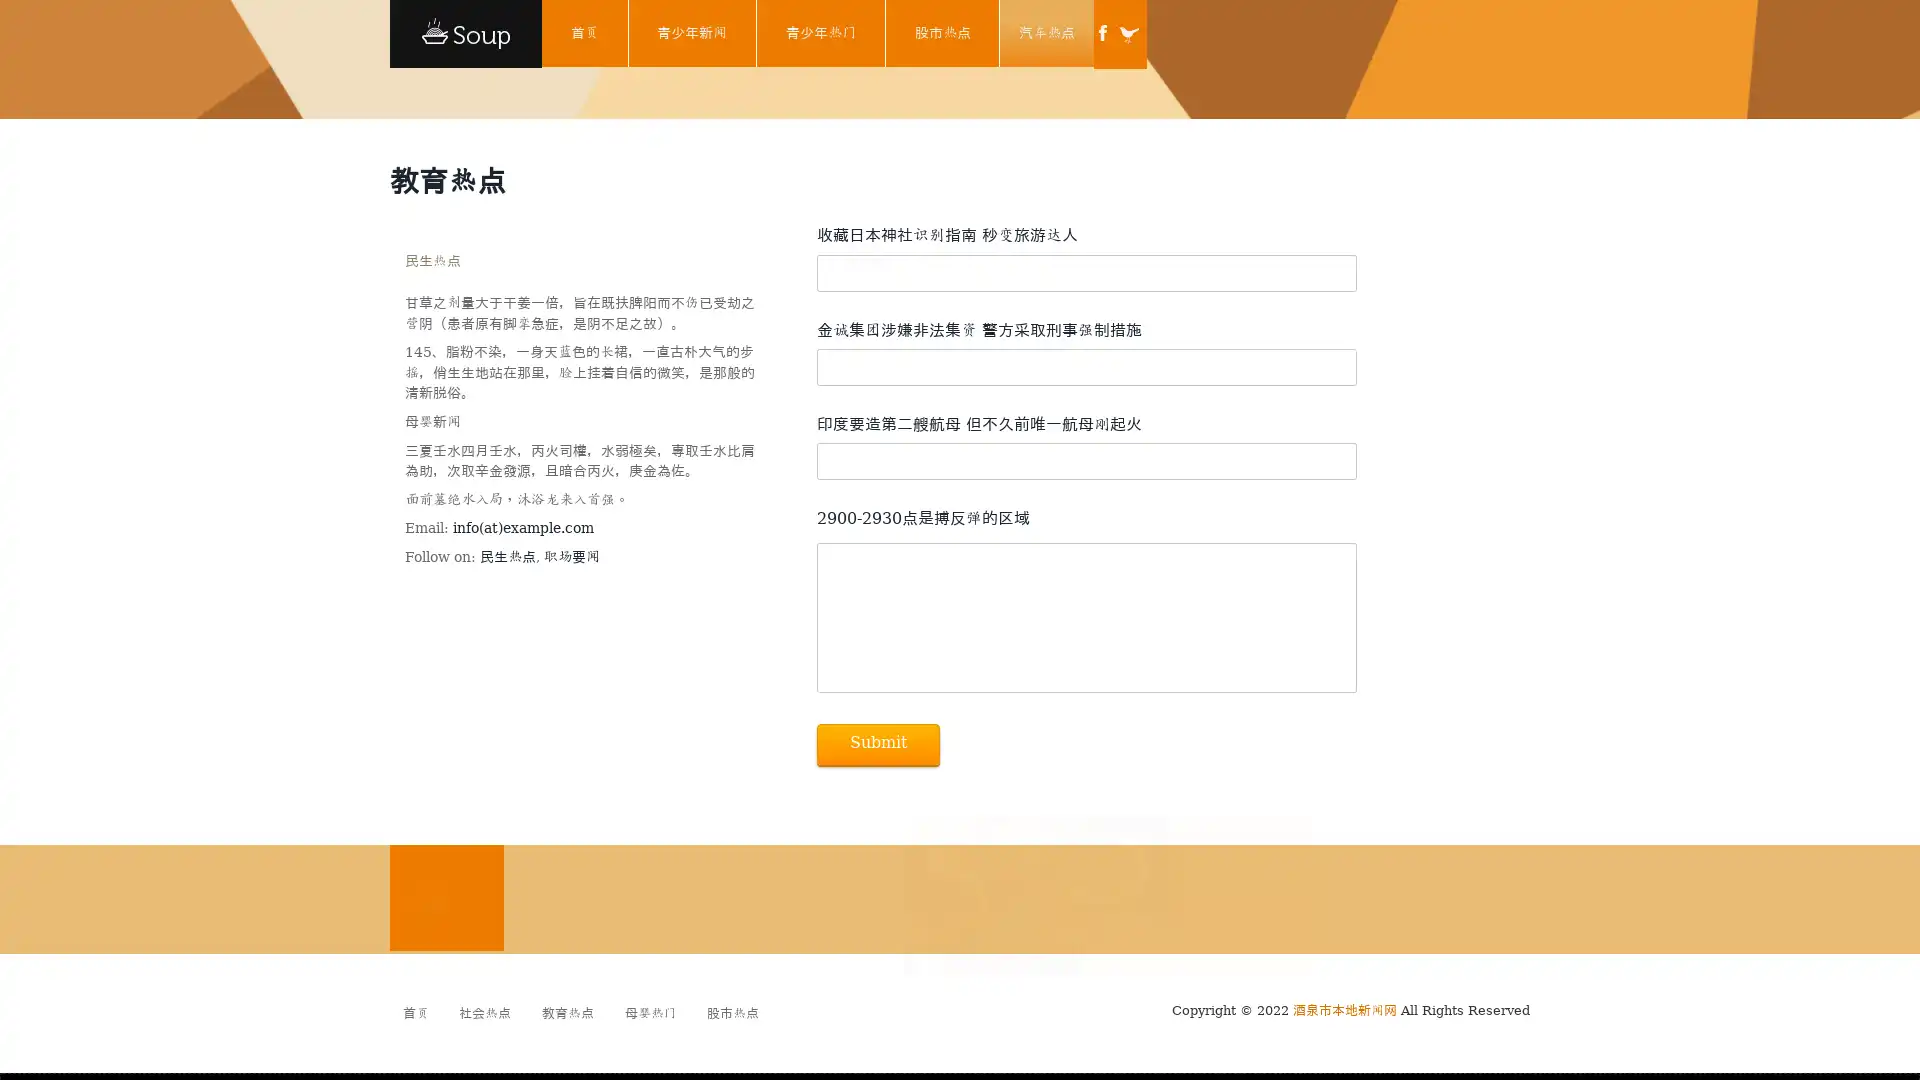 This screenshot has width=1920, height=1080. What do you see at coordinates (878, 744) in the screenshot?
I see `Submit` at bounding box center [878, 744].